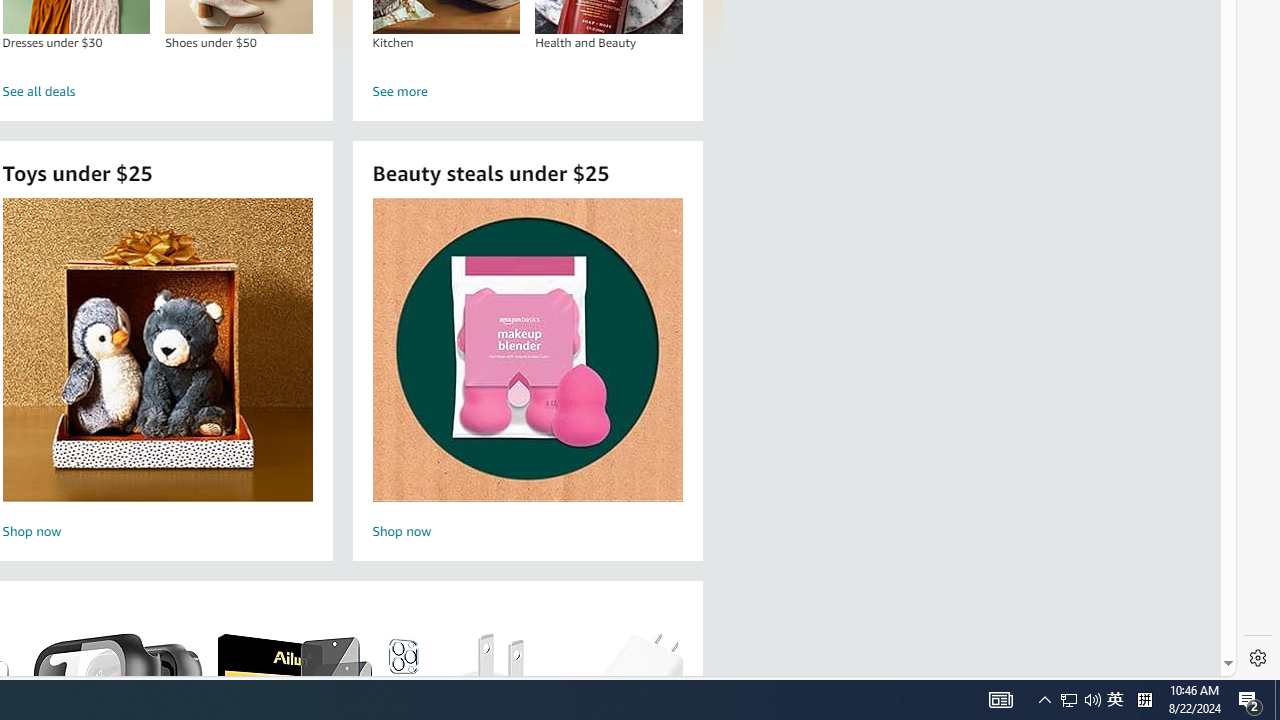 This screenshot has width=1280, height=720. Describe the element at coordinates (1144, 698) in the screenshot. I see `'Tray Input Indicator - Chinese (Simplified, China)'` at that location.